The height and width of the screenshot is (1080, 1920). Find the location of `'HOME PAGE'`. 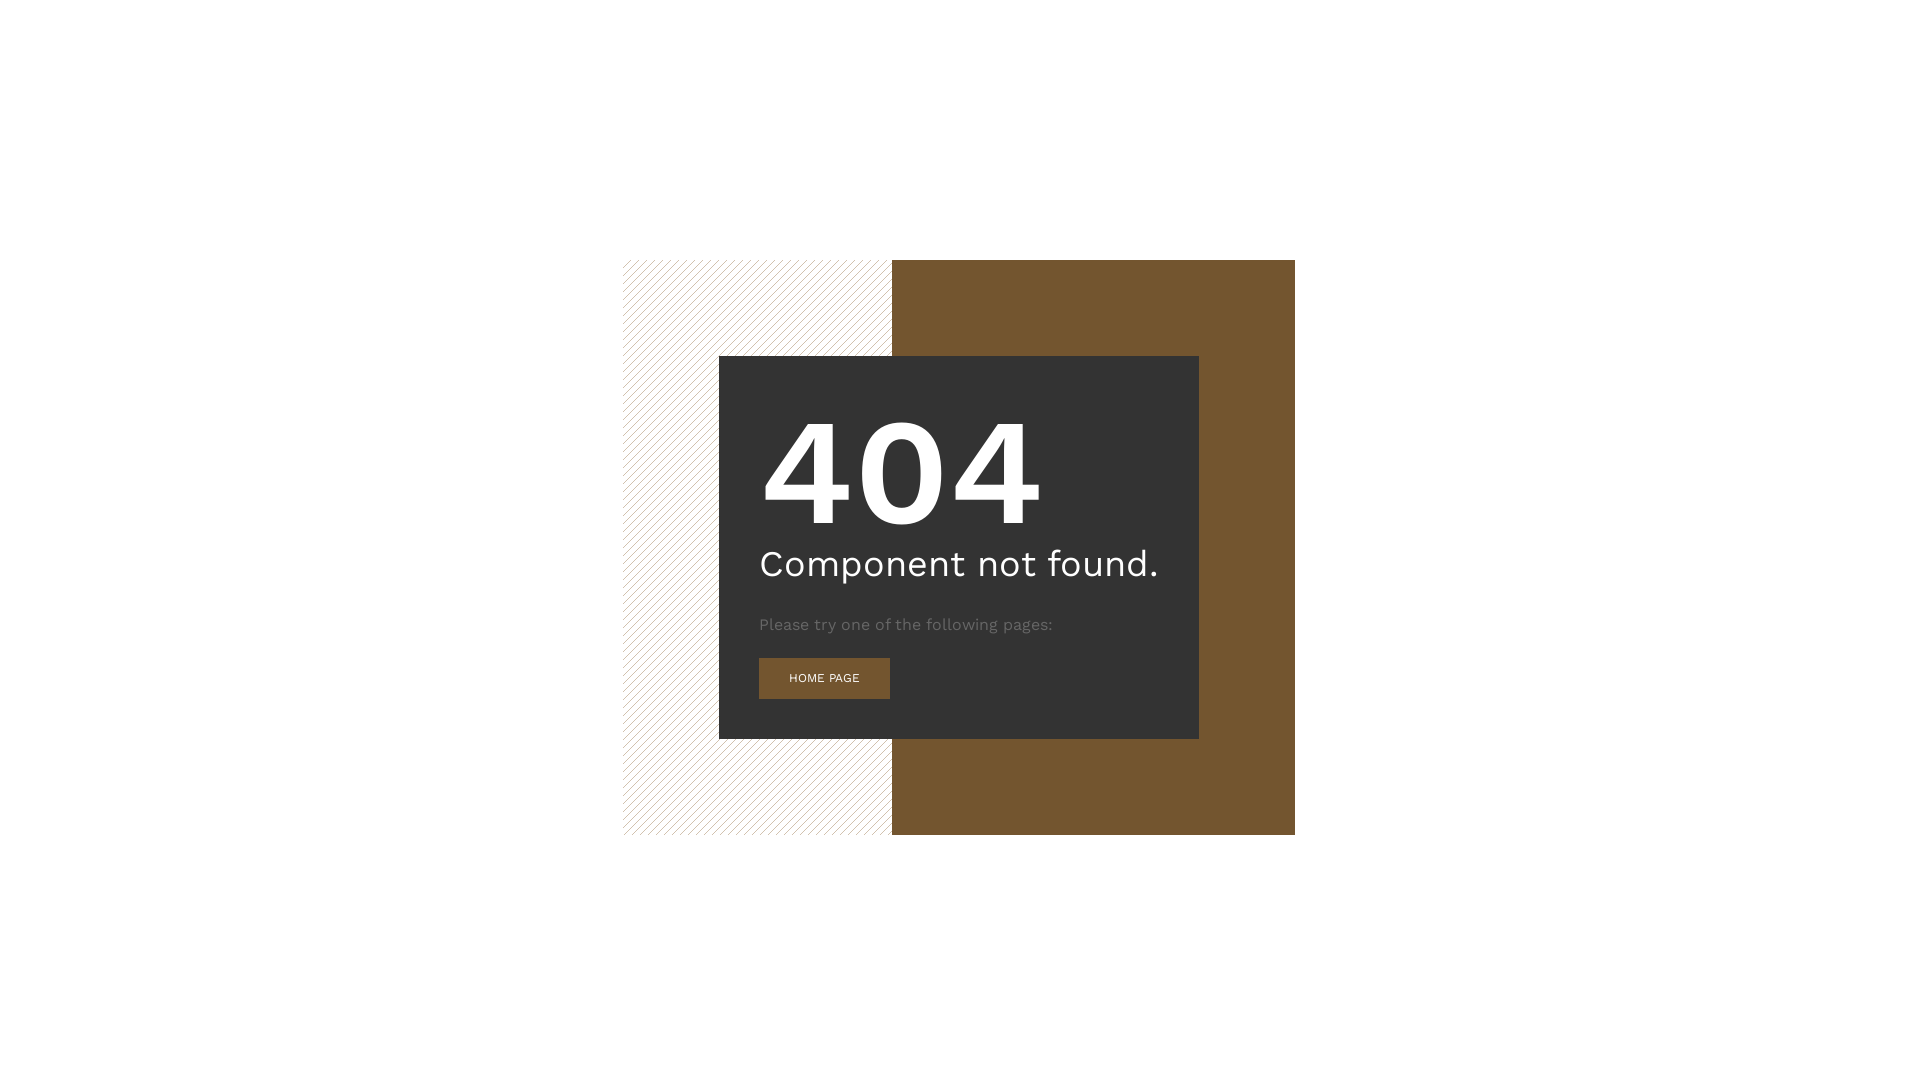

'HOME PAGE' is located at coordinates (824, 677).